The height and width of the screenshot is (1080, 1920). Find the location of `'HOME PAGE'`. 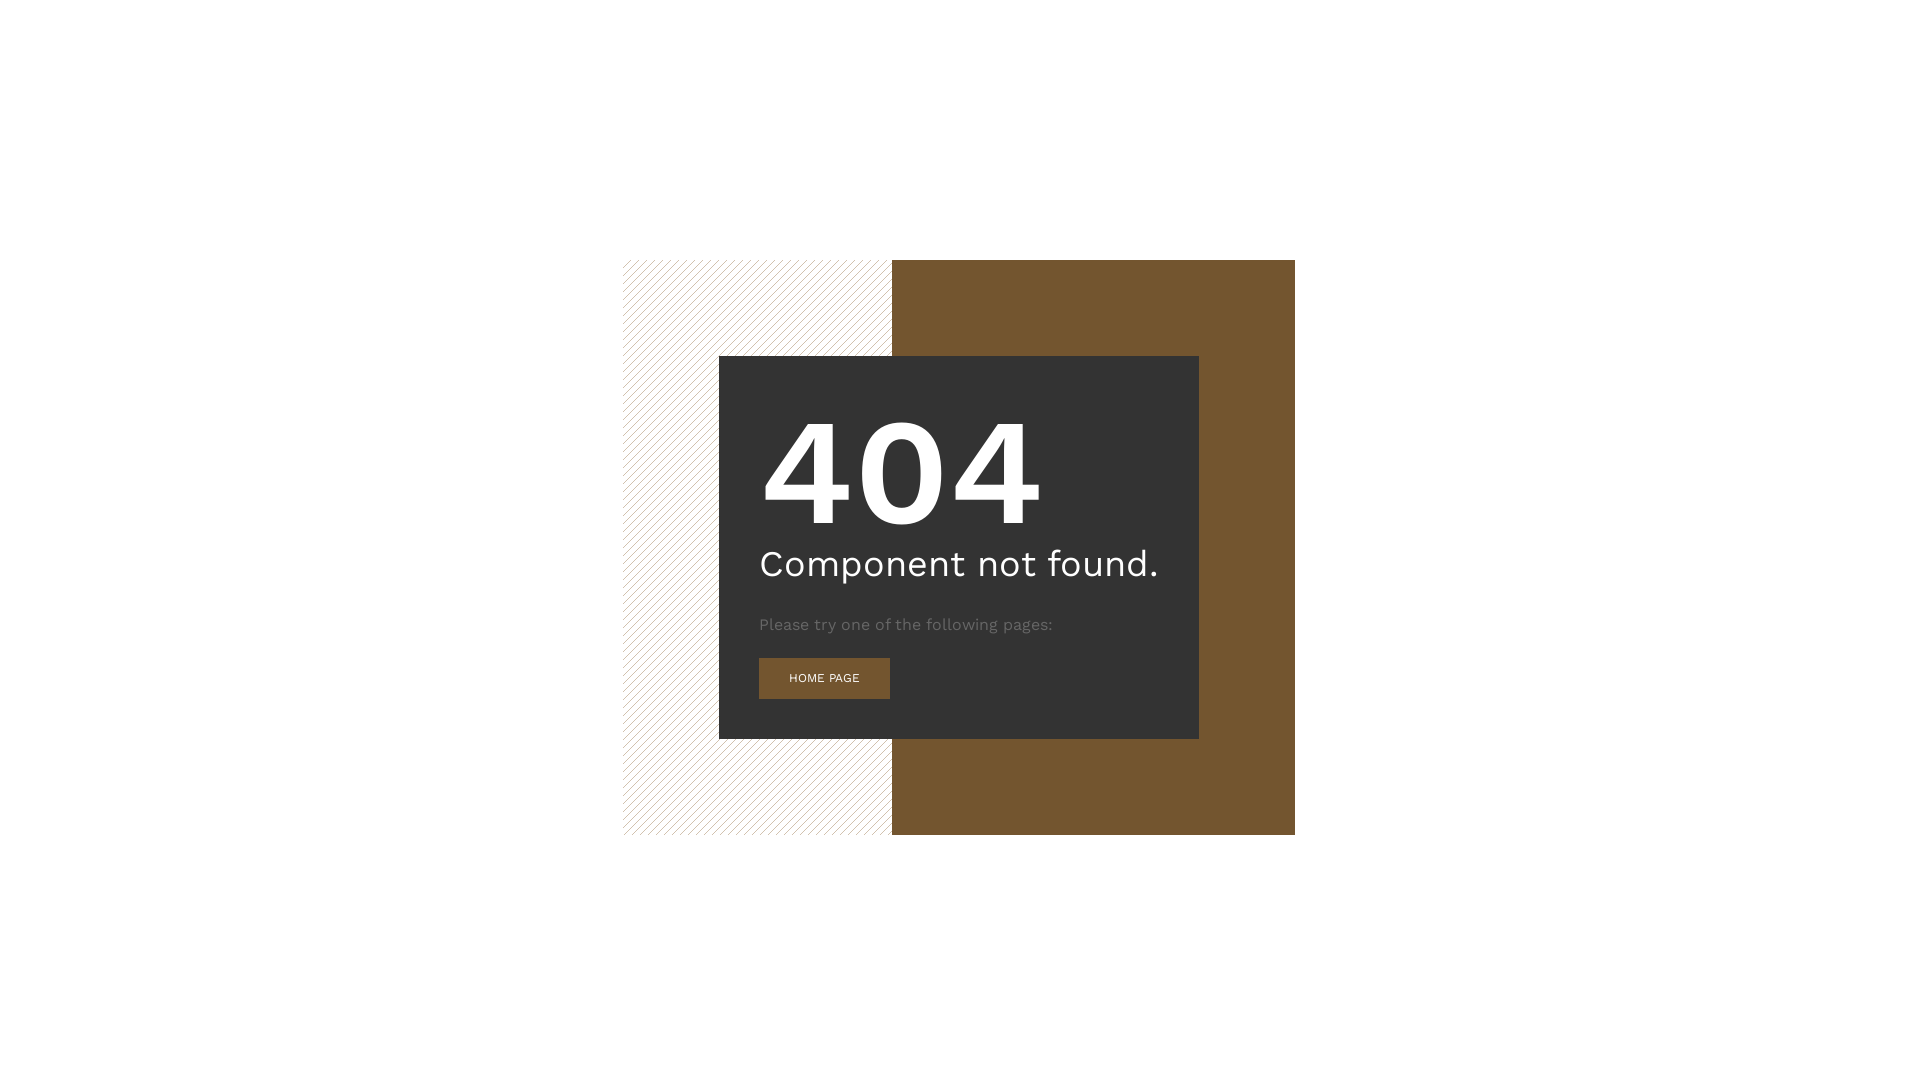

'HOME PAGE' is located at coordinates (824, 677).